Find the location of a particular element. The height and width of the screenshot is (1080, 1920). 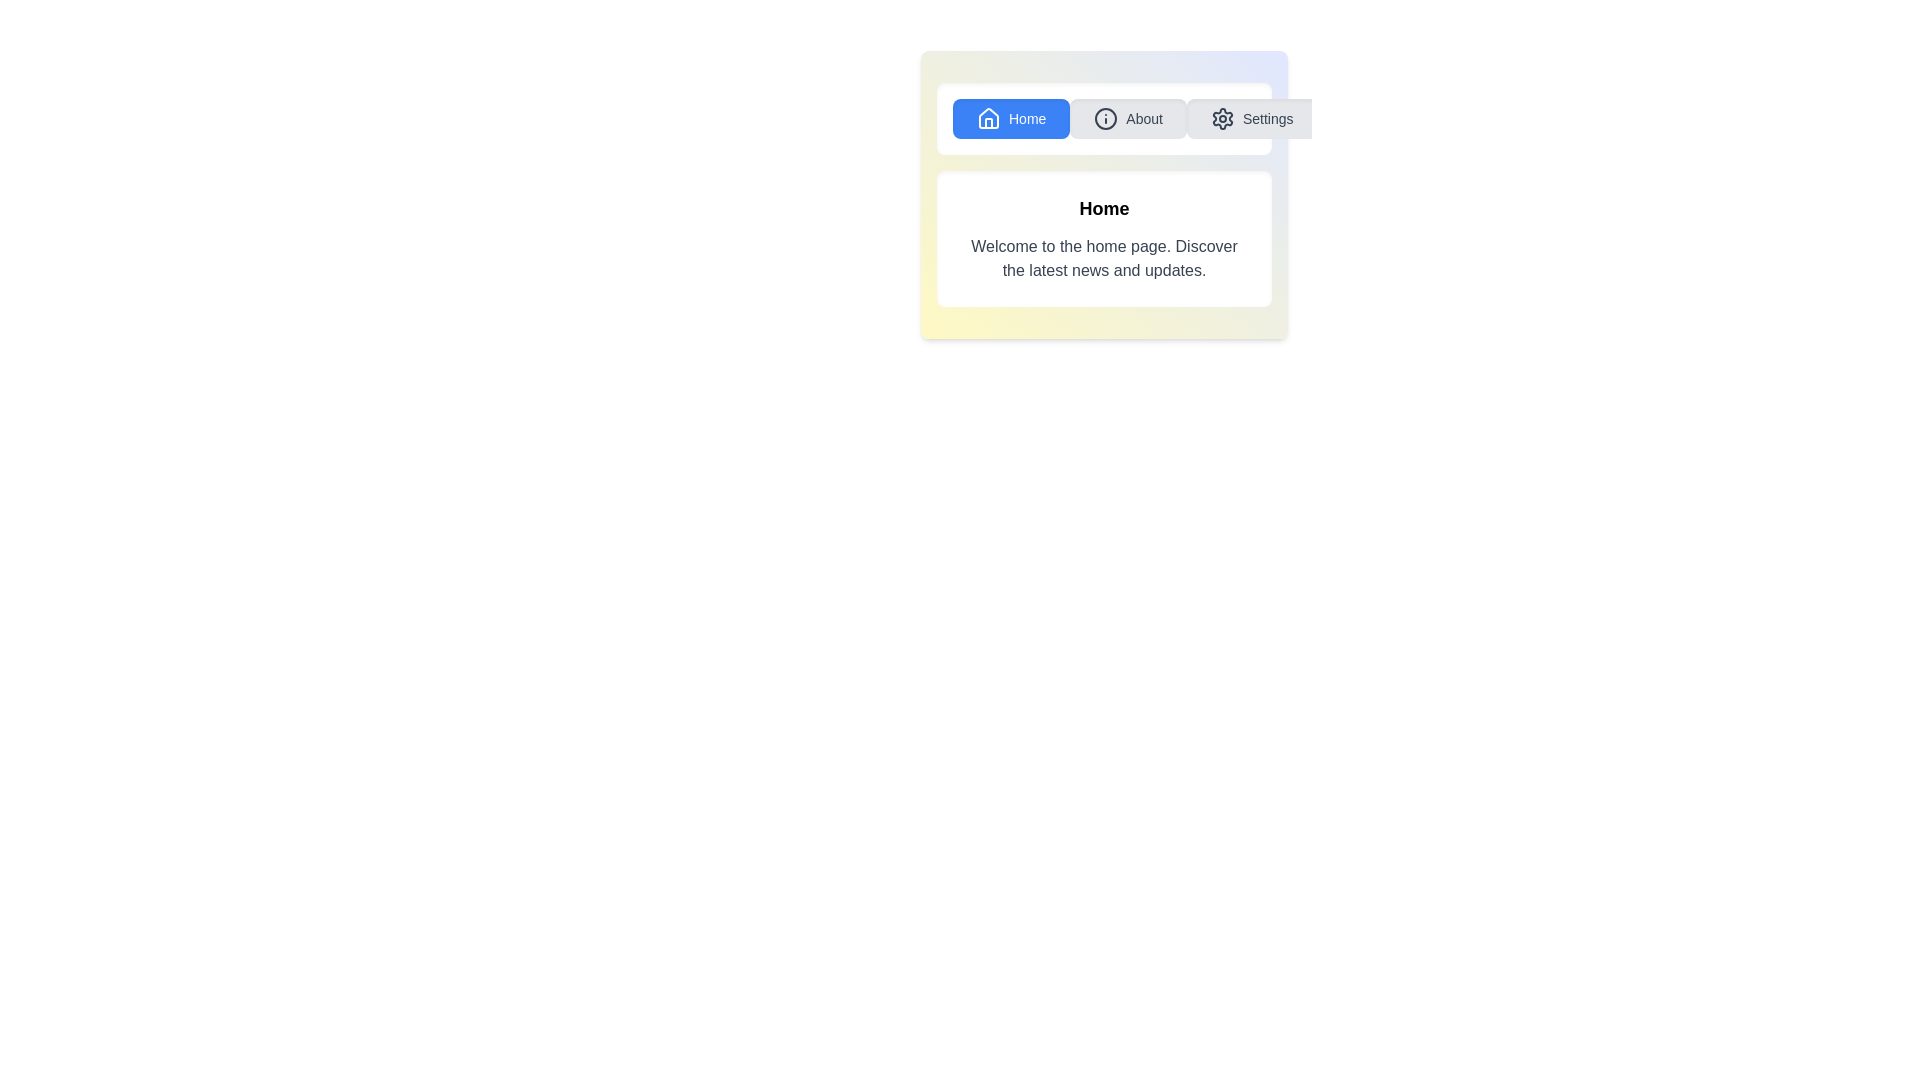

the Home tab to display its content is located at coordinates (1011, 119).